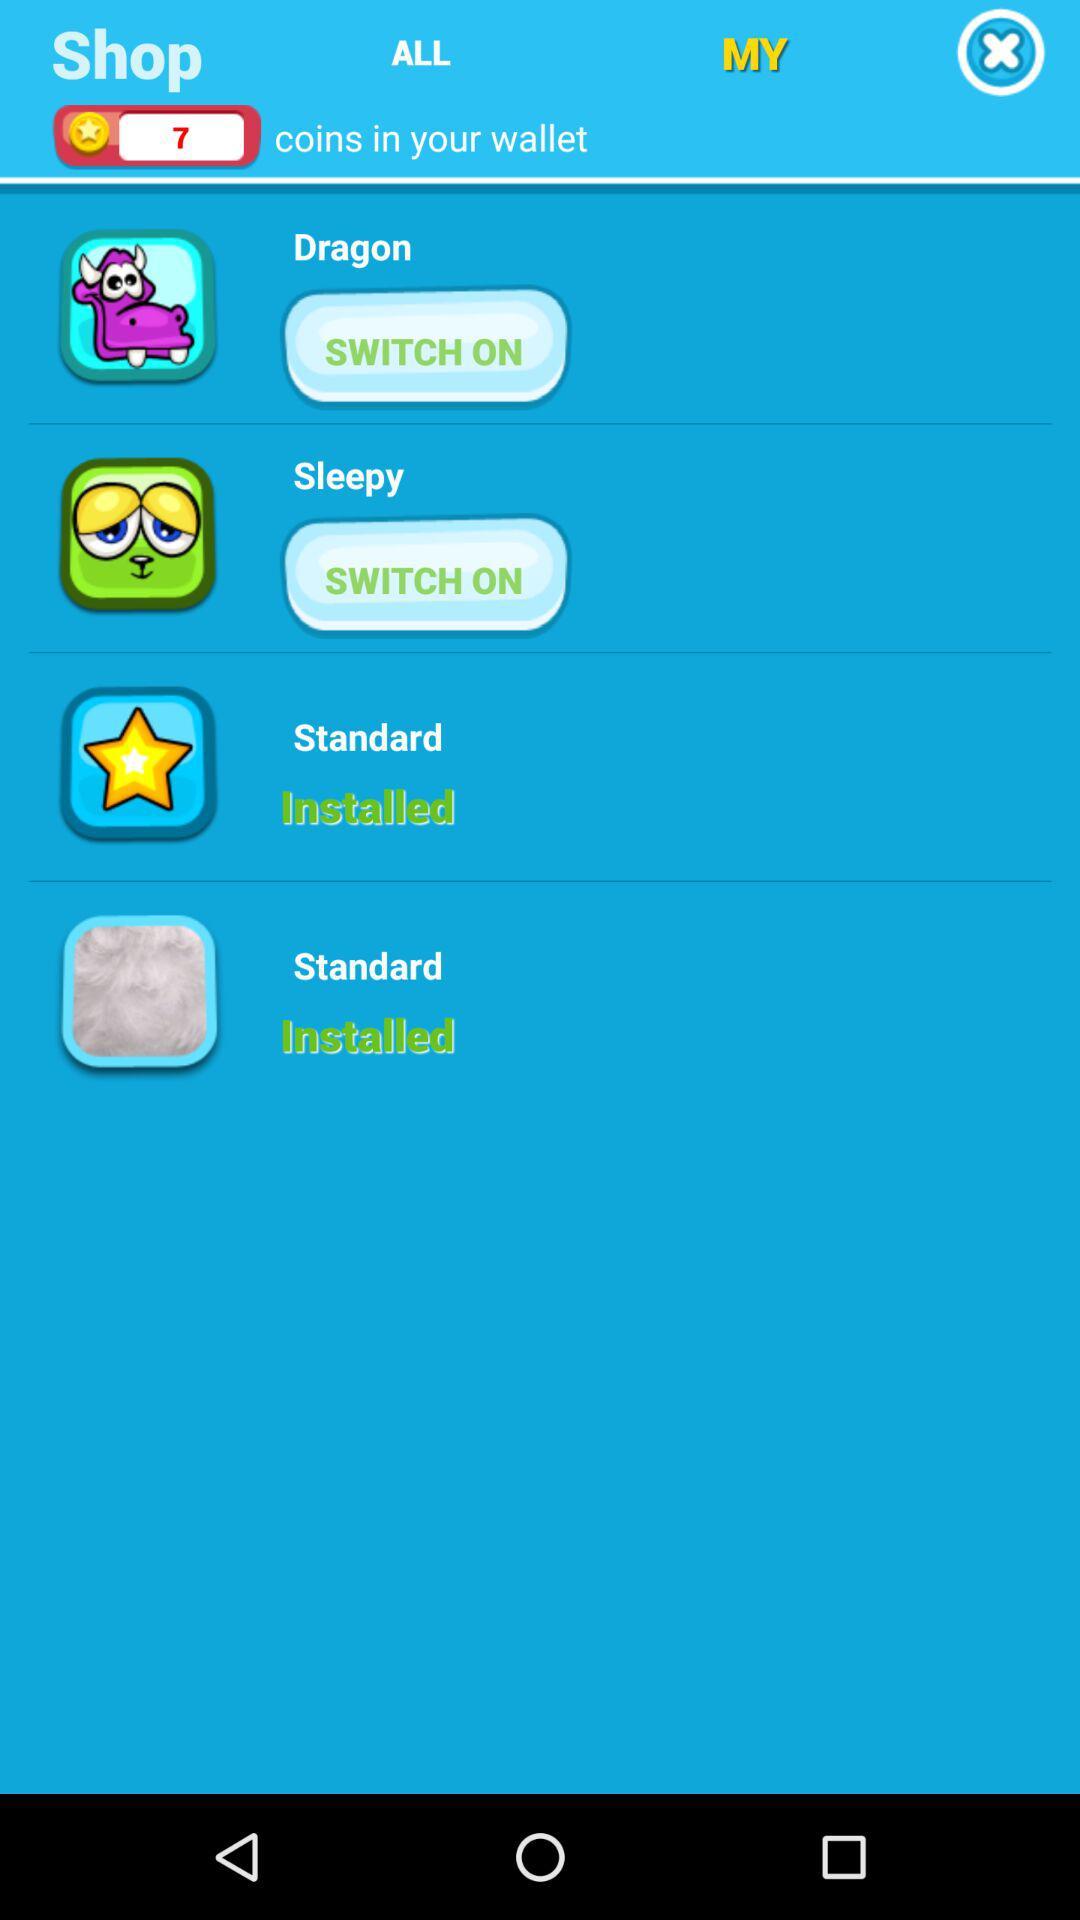 The image size is (1080, 1920). What do you see at coordinates (1000, 52) in the screenshot?
I see `app` at bounding box center [1000, 52].